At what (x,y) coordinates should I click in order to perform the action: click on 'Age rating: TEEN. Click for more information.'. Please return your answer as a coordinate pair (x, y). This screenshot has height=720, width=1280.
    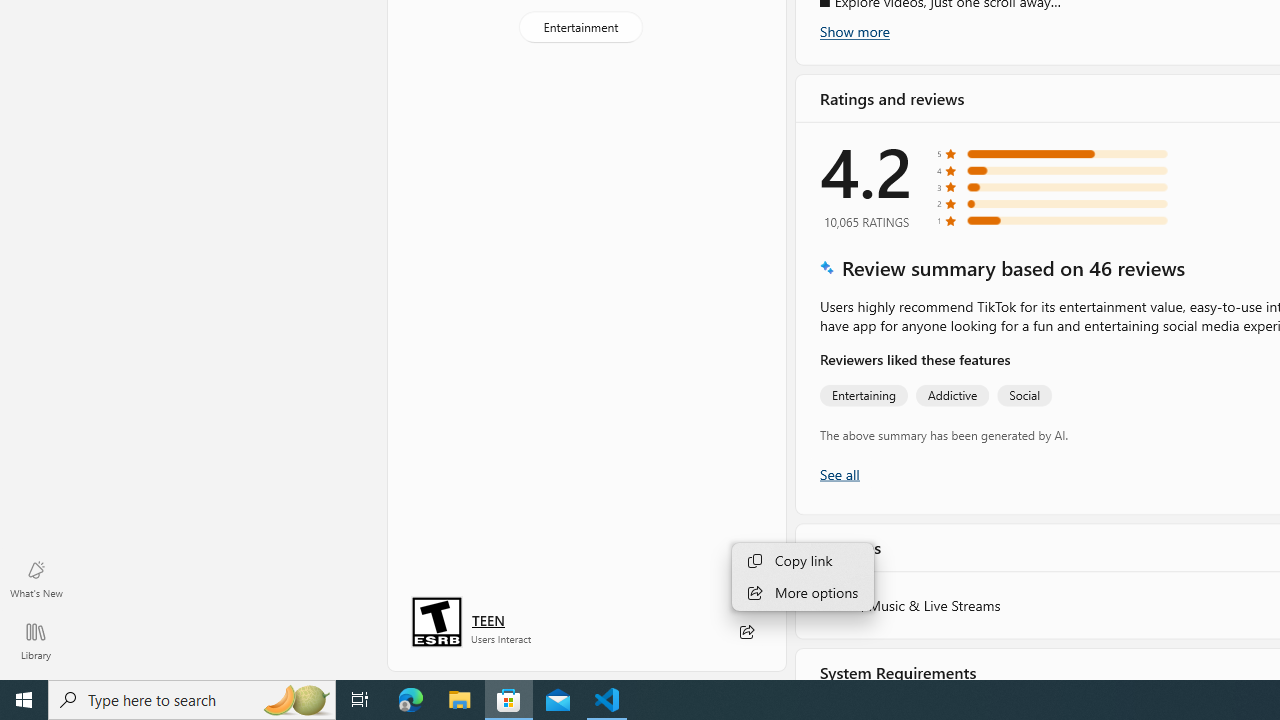
    Looking at the image, I should click on (488, 618).